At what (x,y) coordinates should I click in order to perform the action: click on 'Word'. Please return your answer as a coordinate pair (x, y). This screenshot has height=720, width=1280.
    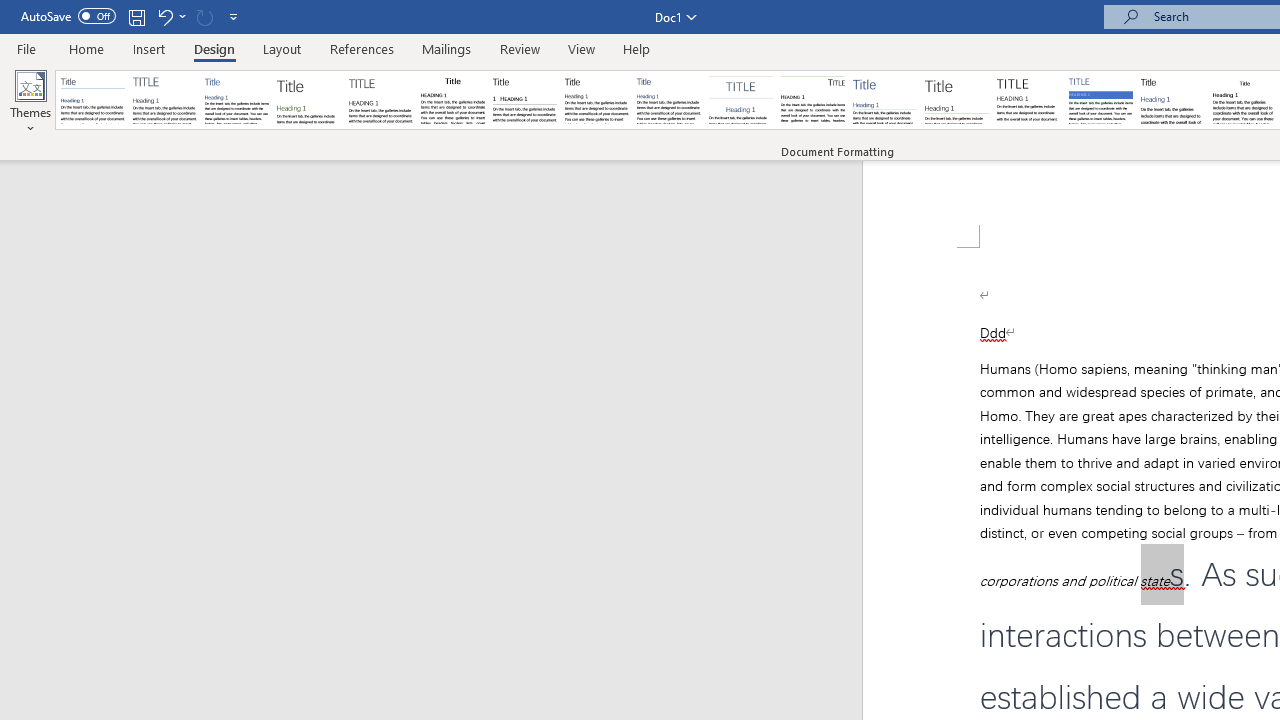
    Looking at the image, I should click on (1173, 100).